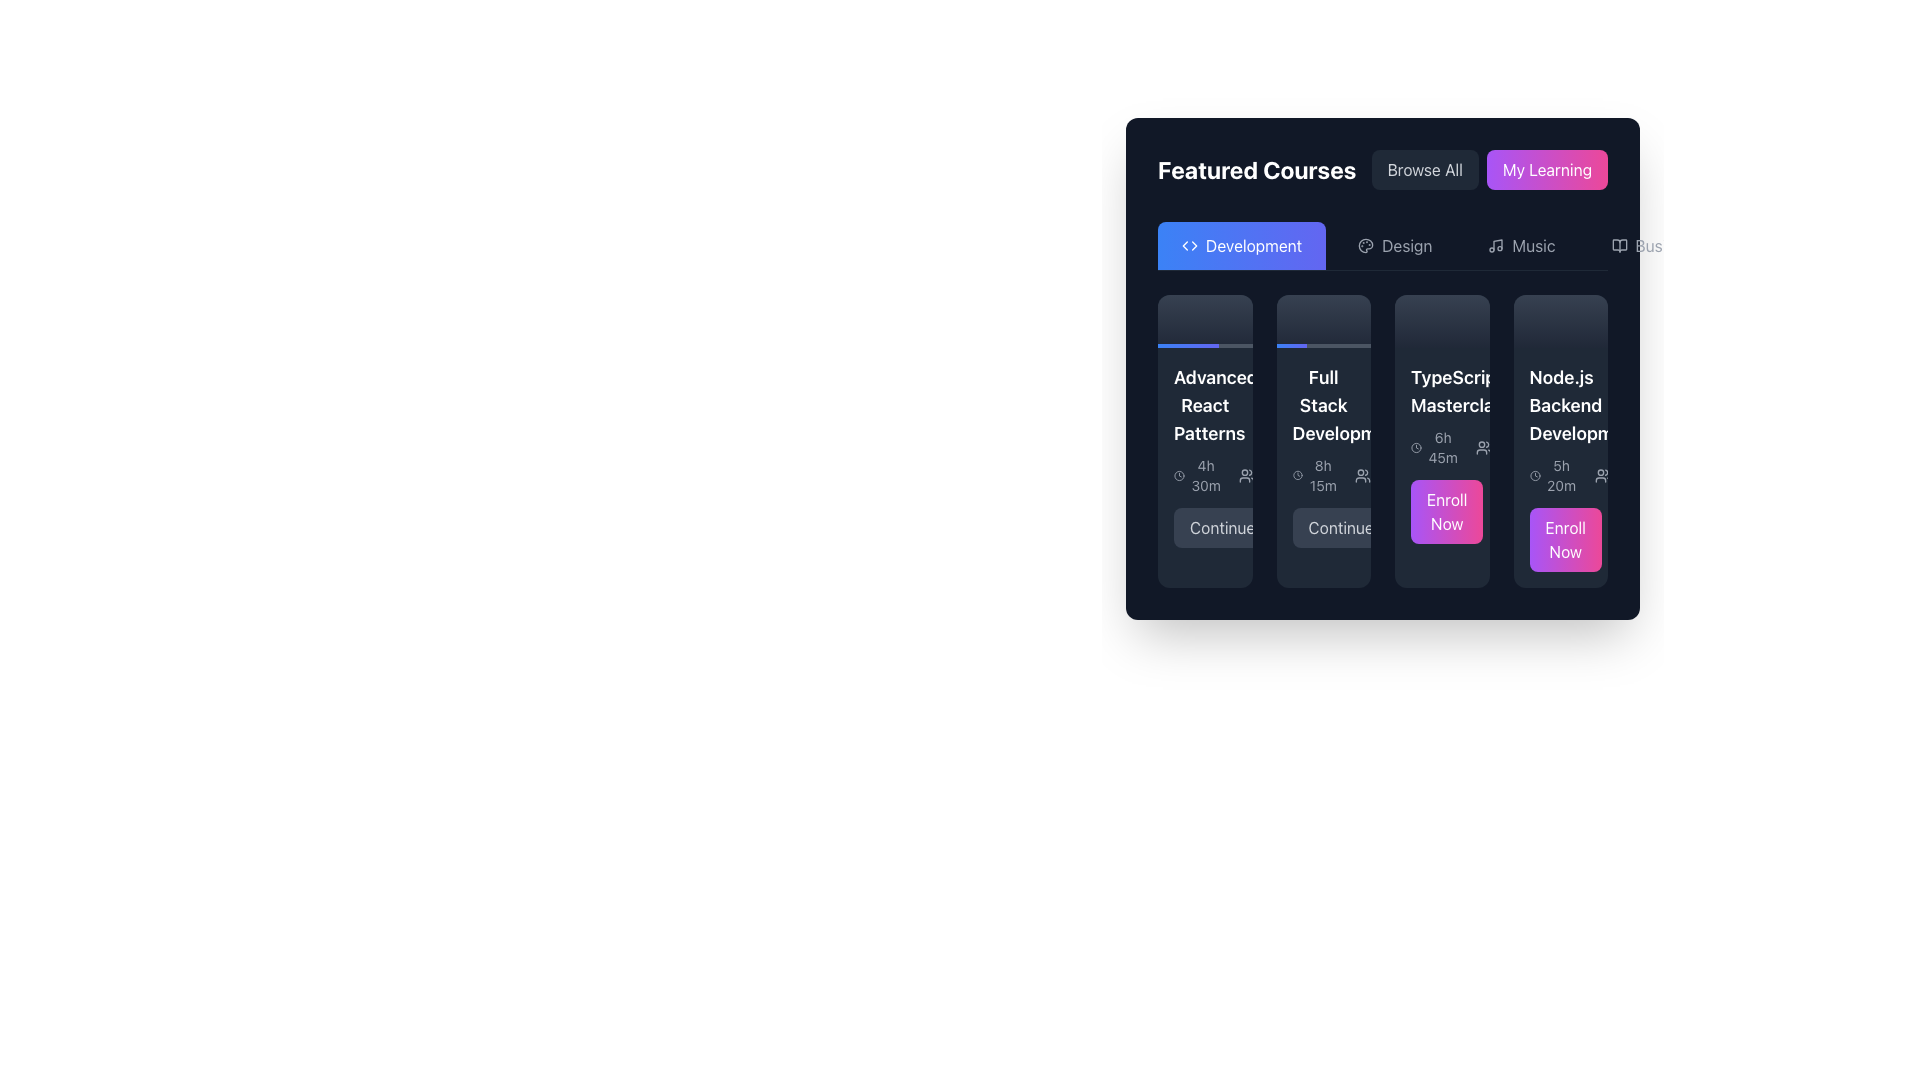 Image resolution: width=1920 pixels, height=1080 pixels. What do you see at coordinates (1297, 476) in the screenshot?
I see `the SVG circle element that is centrally located within the clock icon, which is positioned beneath the text indicating durations in the featured courses section` at bounding box center [1297, 476].